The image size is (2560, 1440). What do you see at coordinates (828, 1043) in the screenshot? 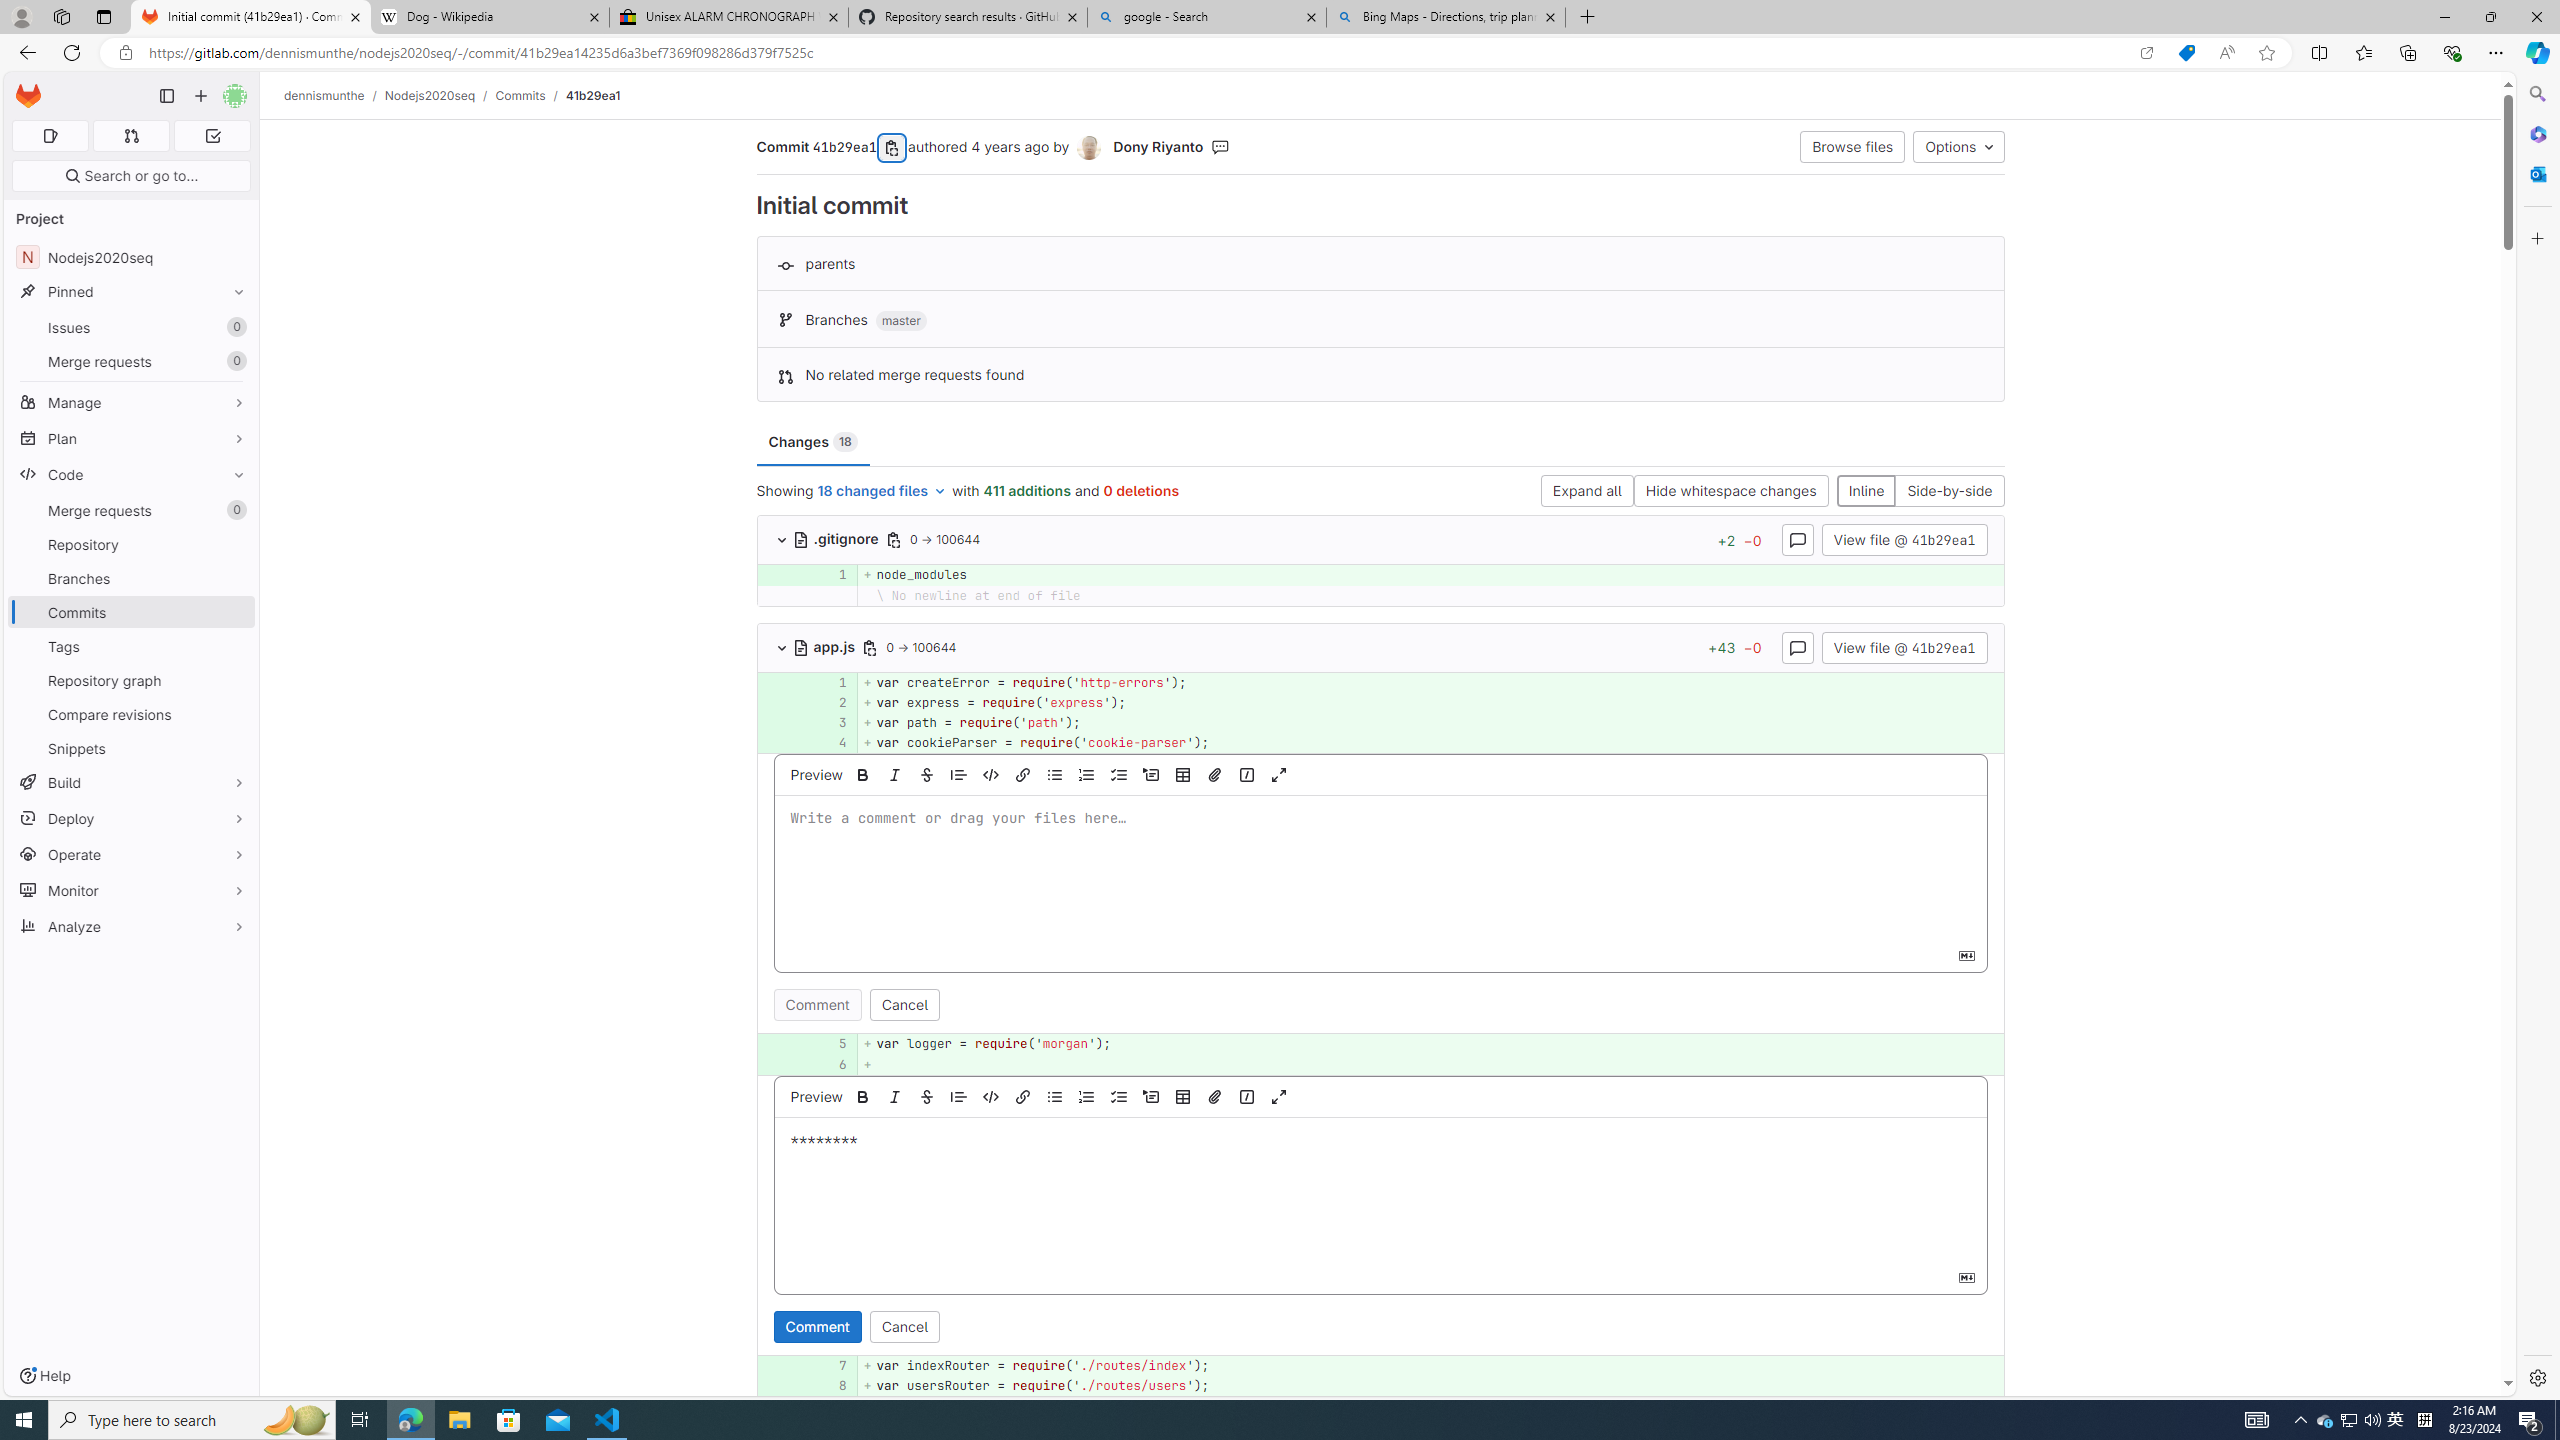
I see `'5'` at bounding box center [828, 1043].